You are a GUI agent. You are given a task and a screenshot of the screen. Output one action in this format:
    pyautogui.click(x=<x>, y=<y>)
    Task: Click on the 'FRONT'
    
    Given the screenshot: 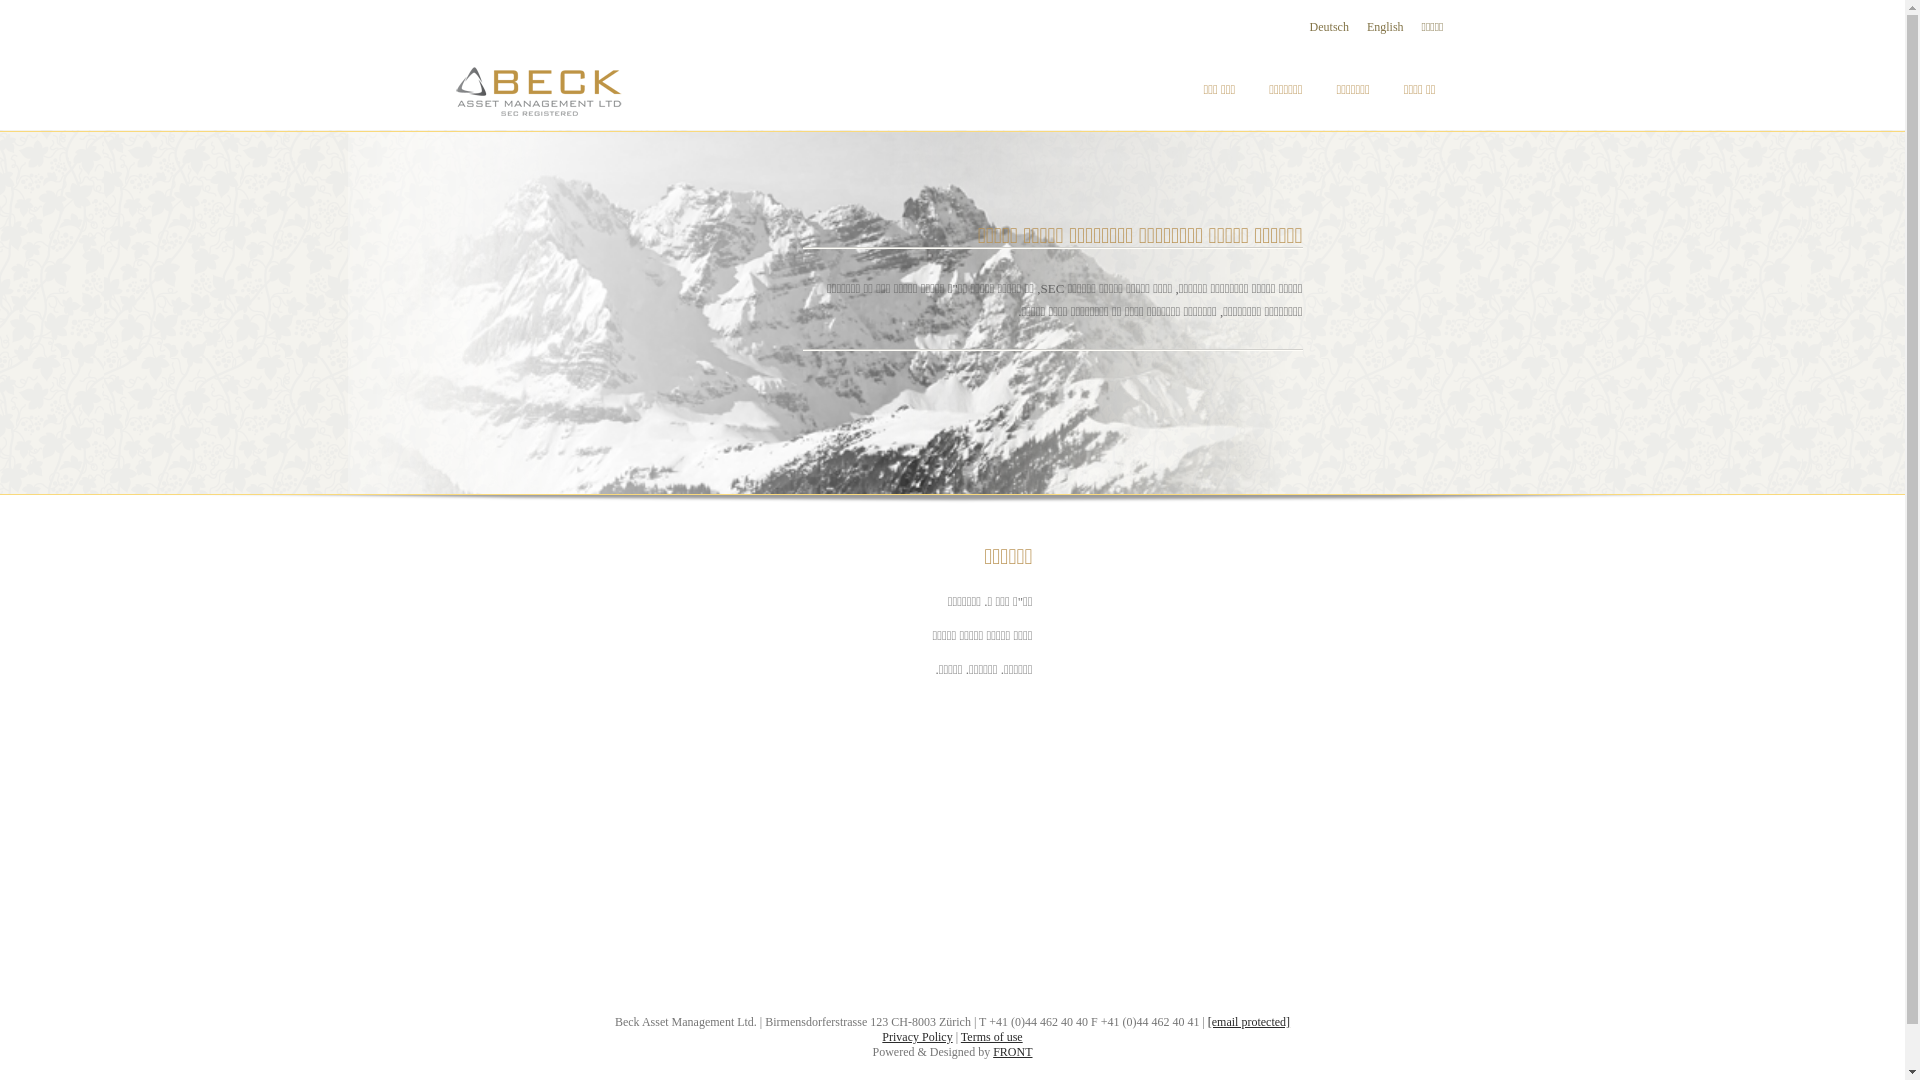 What is the action you would take?
    pyautogui.click(x=1012, y=1051)
    